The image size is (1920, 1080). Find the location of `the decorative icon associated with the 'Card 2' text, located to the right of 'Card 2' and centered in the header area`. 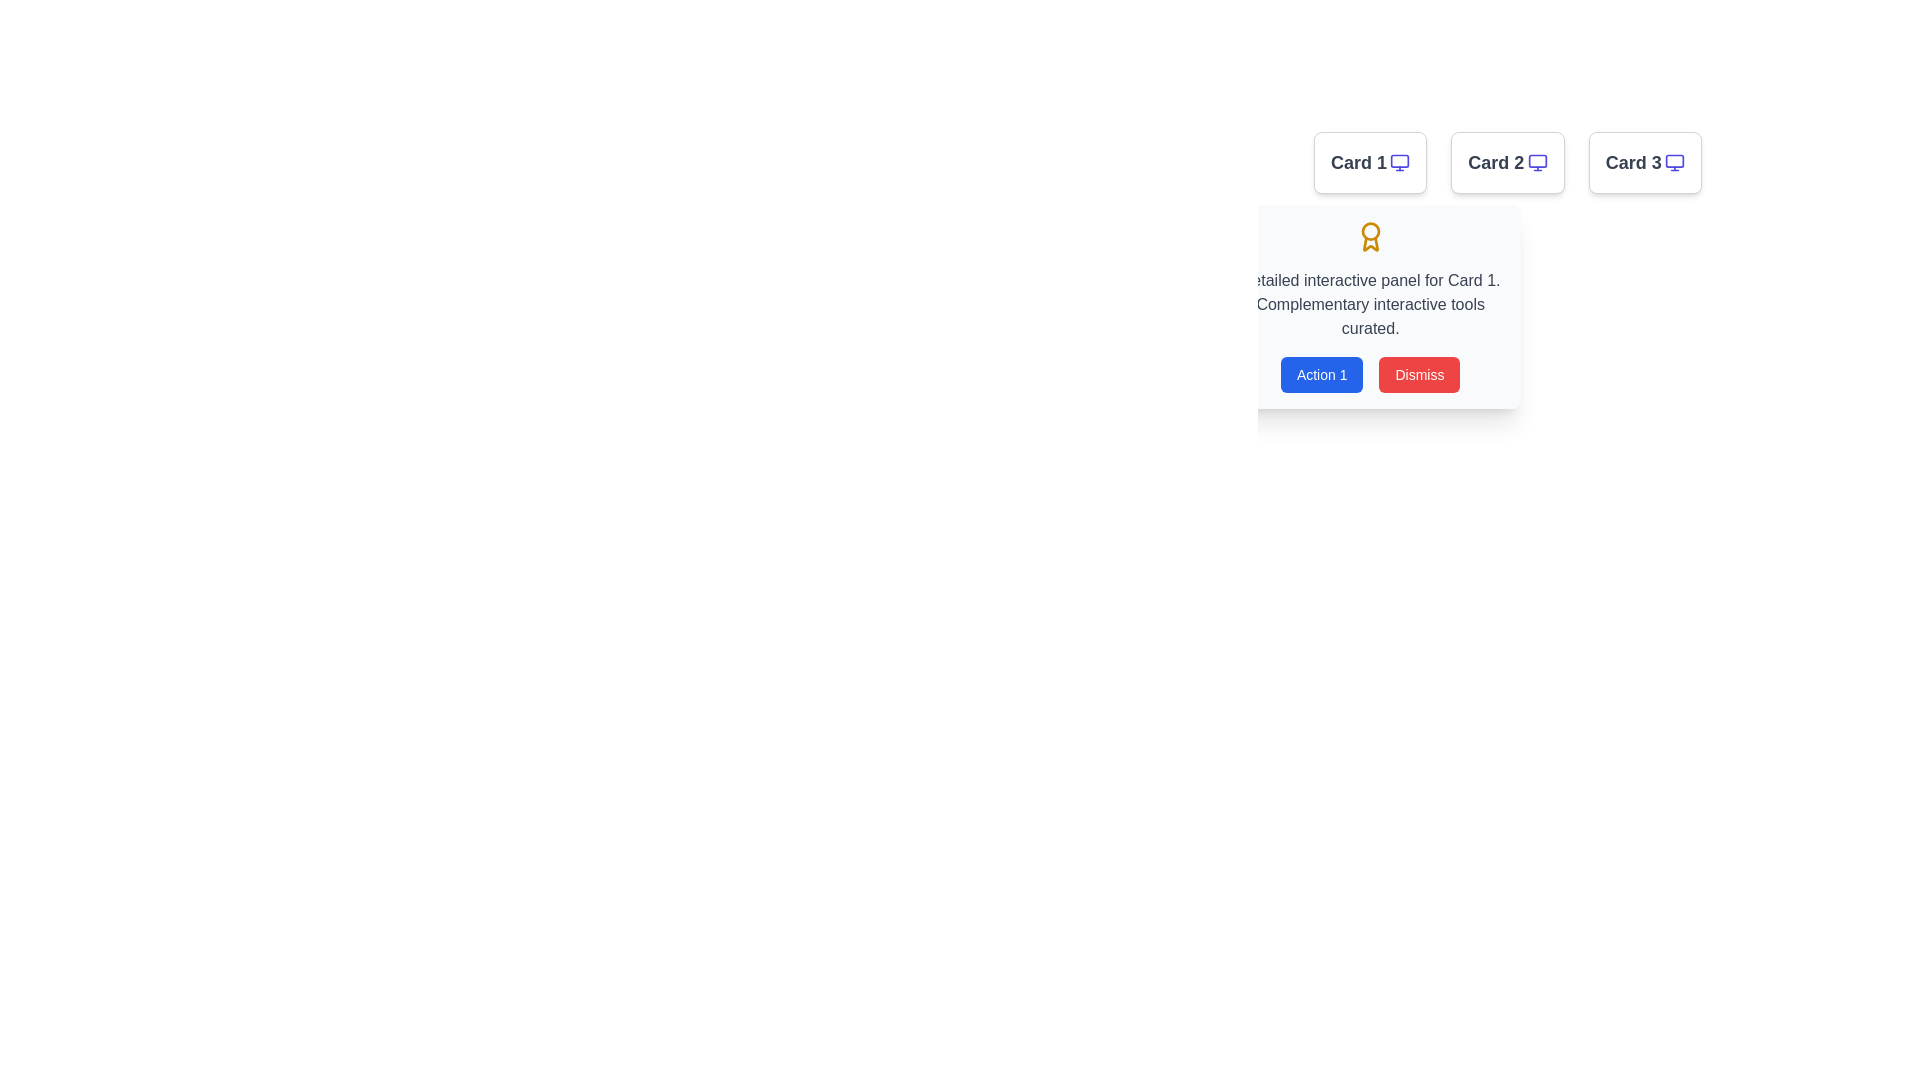

the decorative icon associated with the 'Card 2' text, located to the right of 'Card 2' and centered in the header area is located at coordinates (1536, 161).